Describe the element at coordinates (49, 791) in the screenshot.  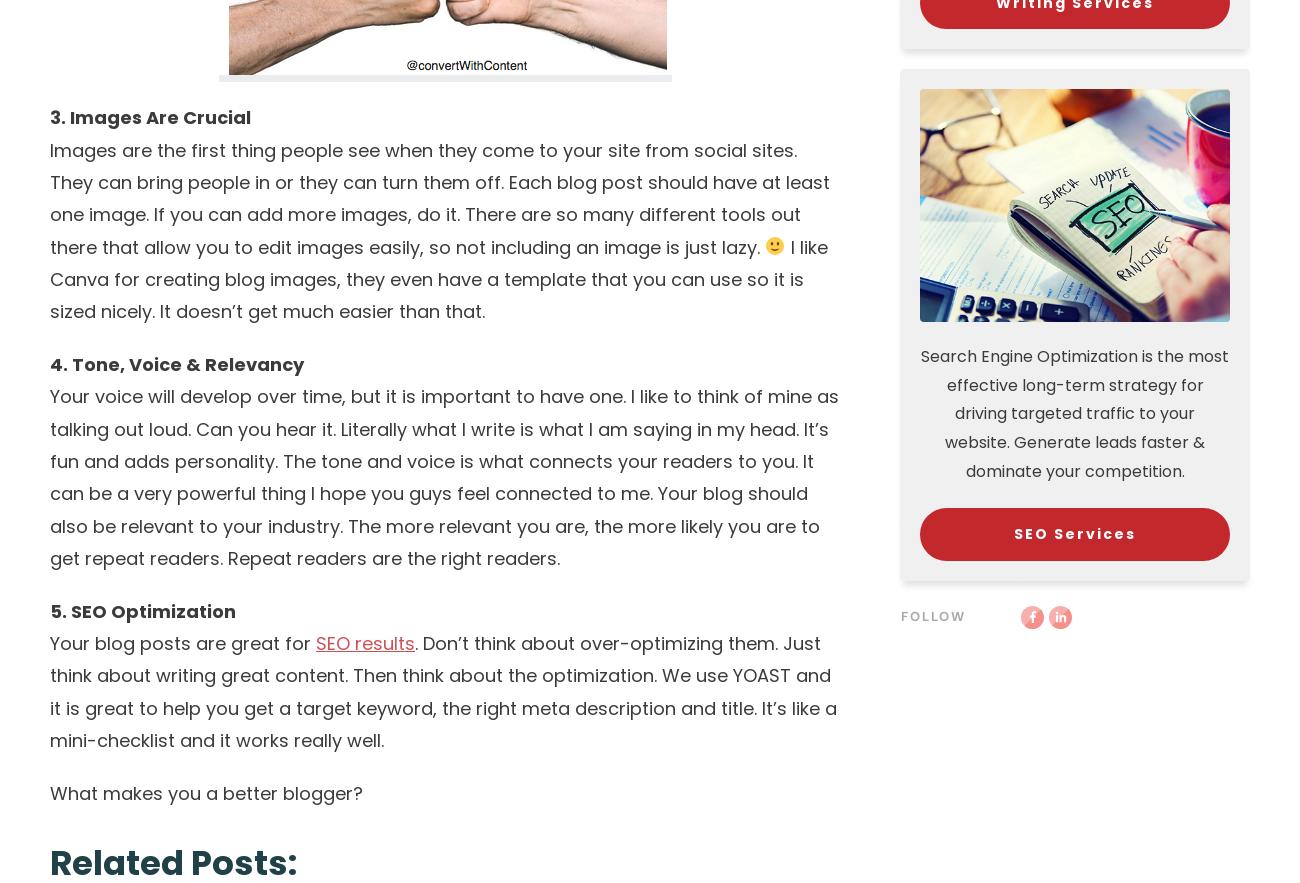
I see `'What makes you a better blogger?'` at that location.